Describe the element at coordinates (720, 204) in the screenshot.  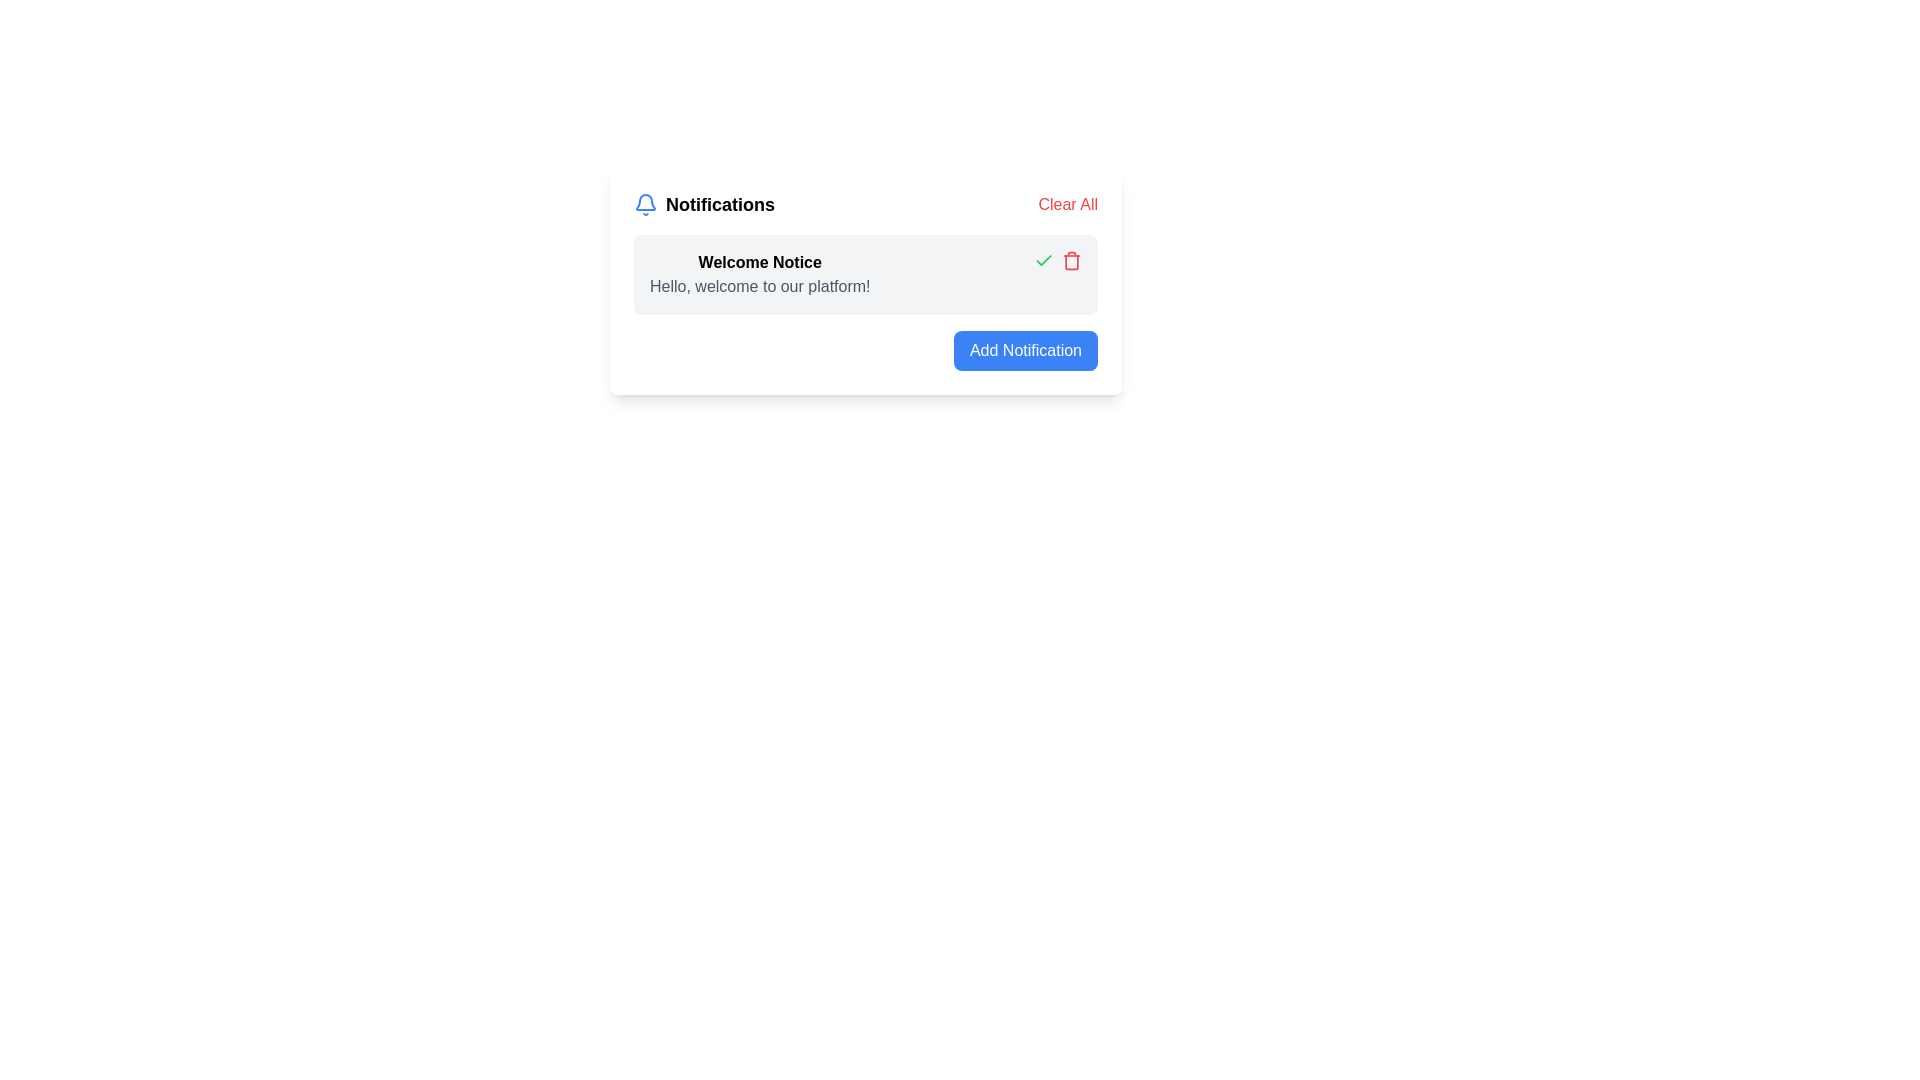
I see `the text label indicating notifications, which is positioned near the top of the section and is part of a horizontal layout with a blue-colored bell icon to its left` at that location.